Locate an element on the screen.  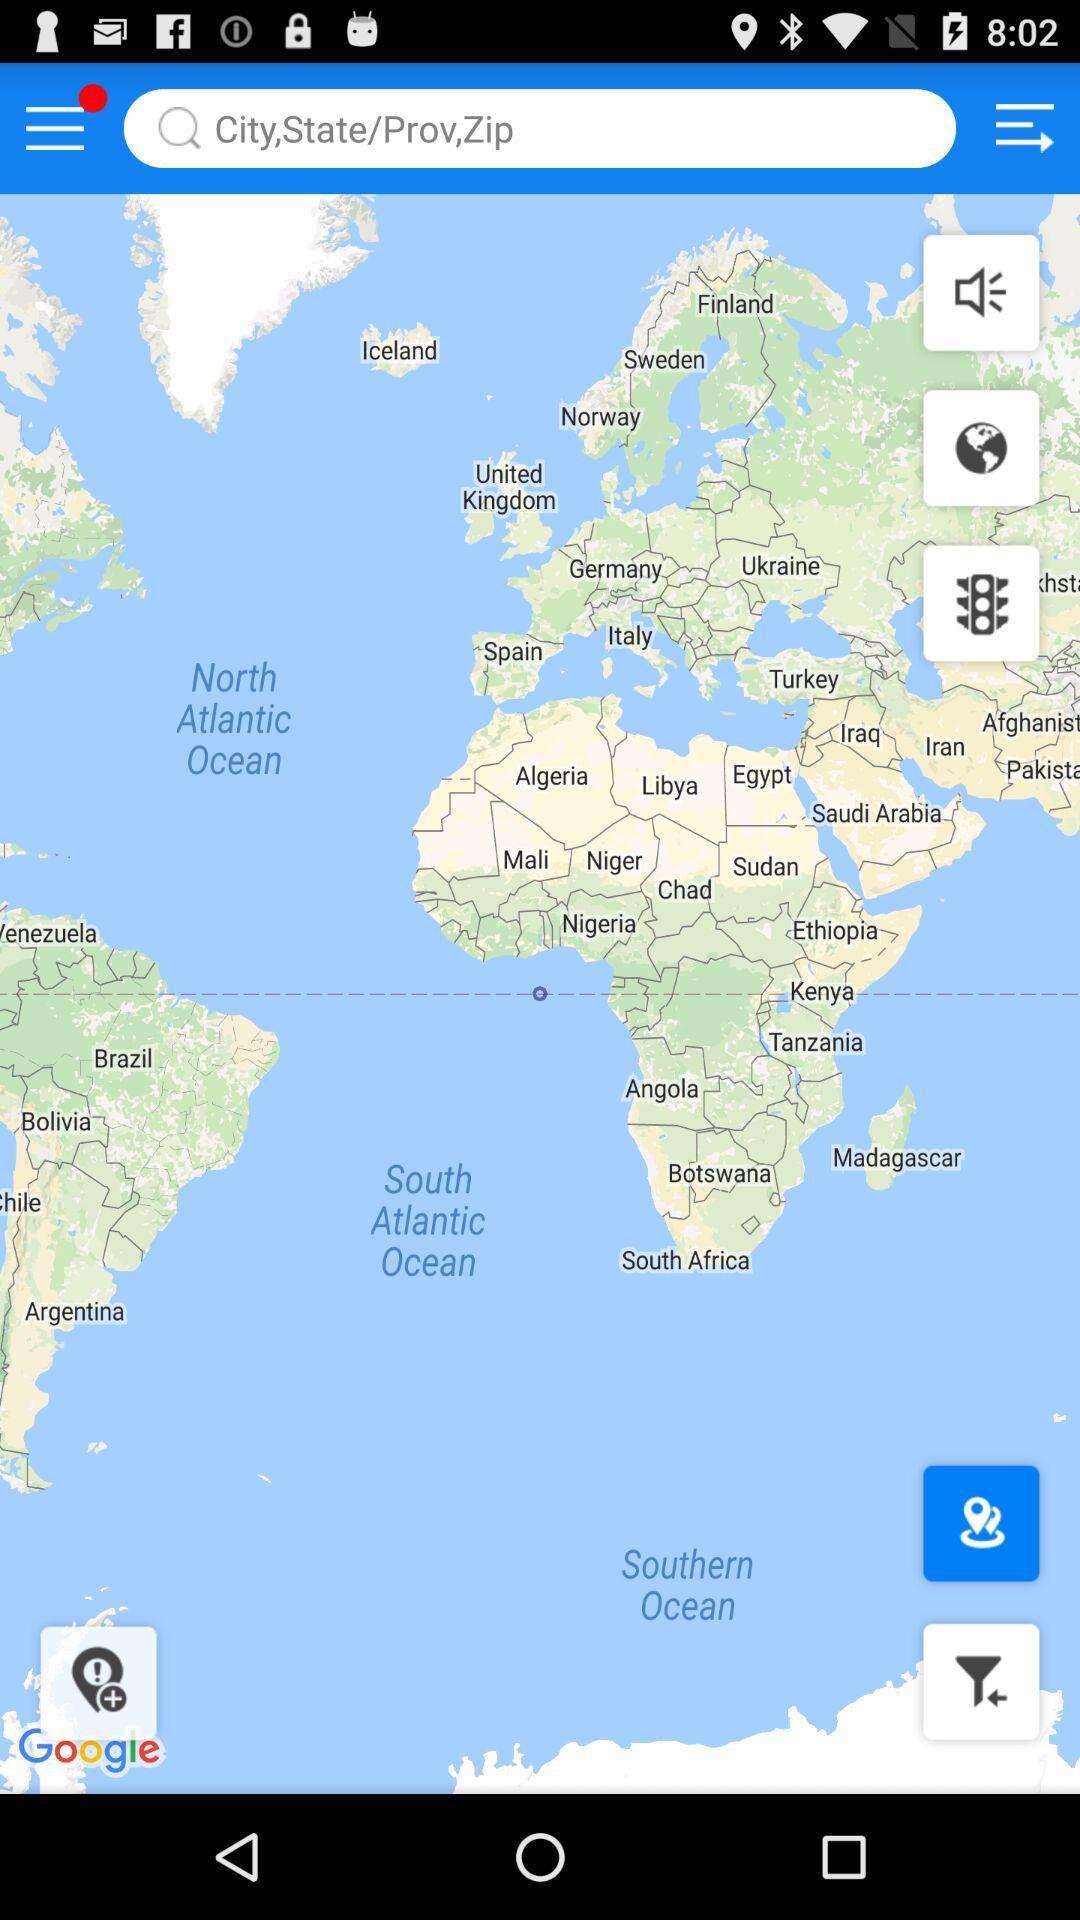
location is located at coordinates (980, 1522).